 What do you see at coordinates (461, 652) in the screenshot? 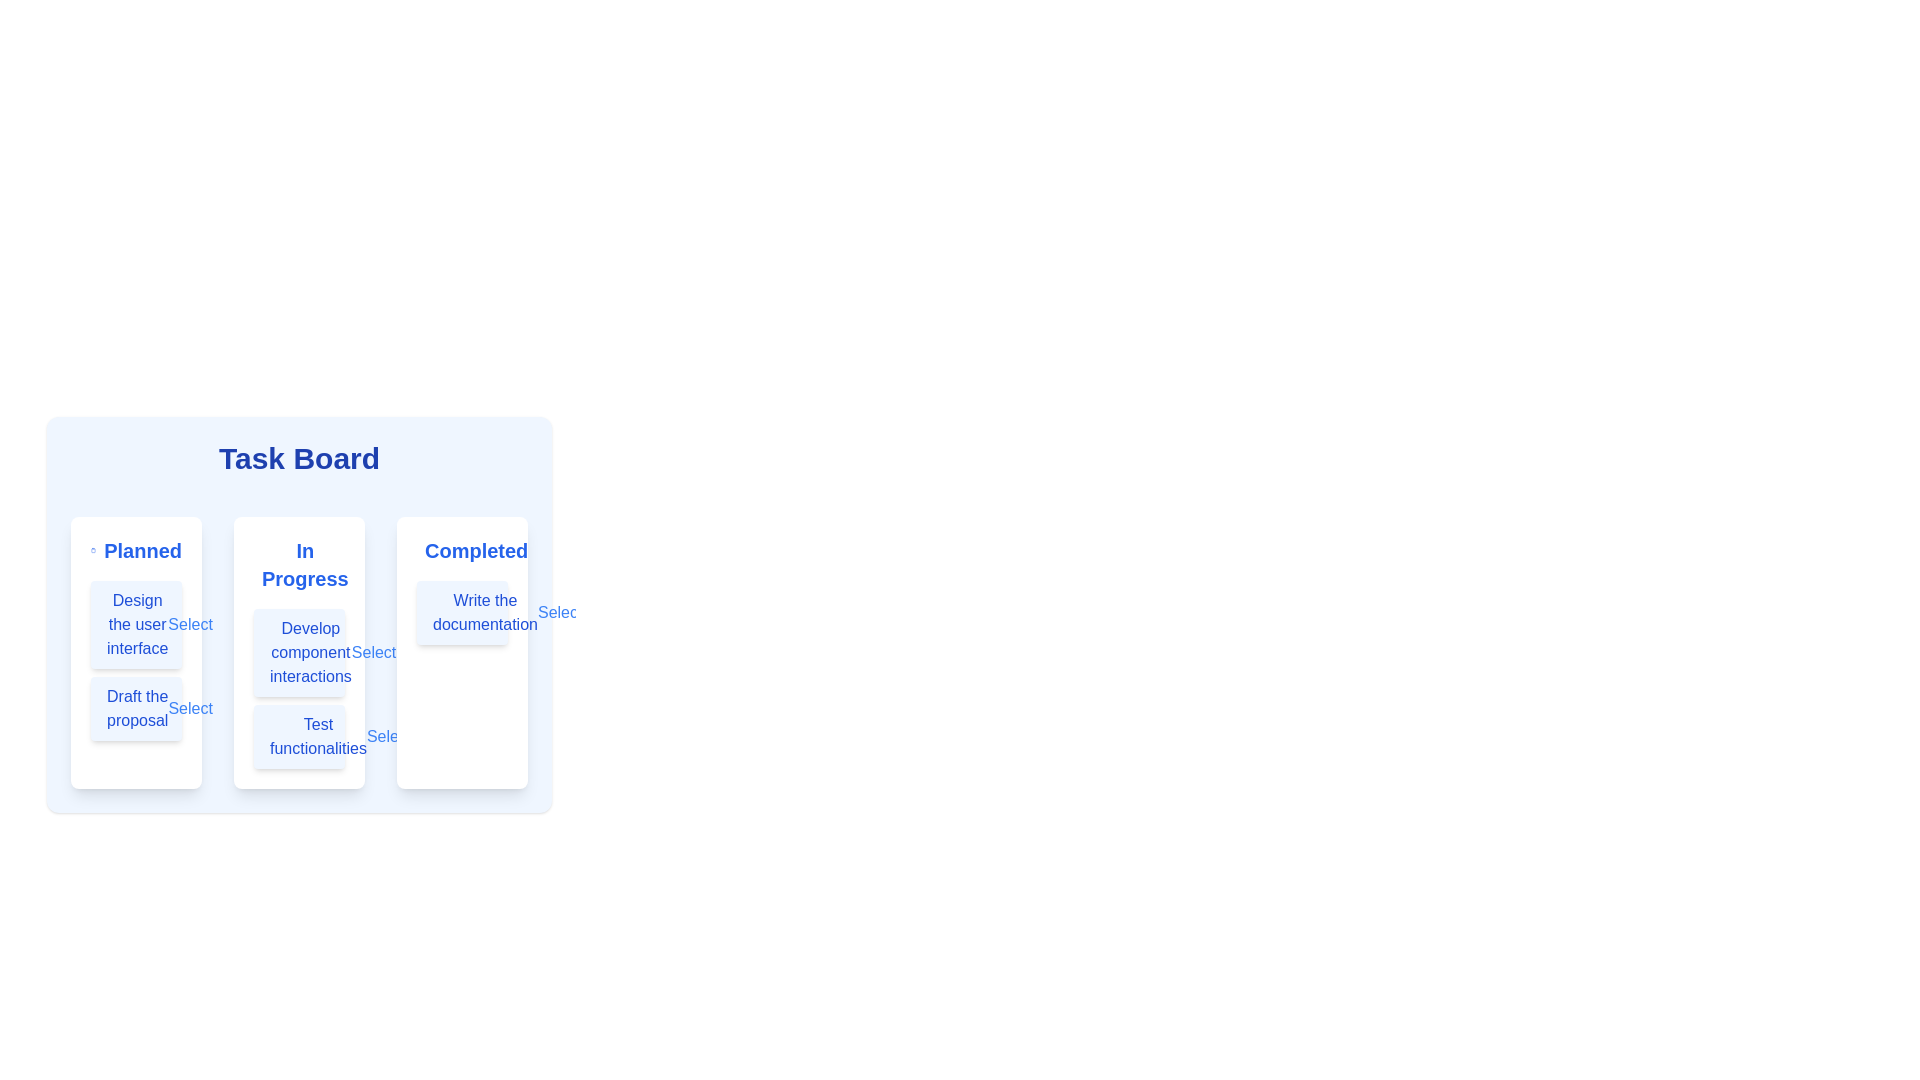
I see `the card component labeled 'Completed', which is the third card in a horizontal list under 'Task Board'` at bounding box center [461, 652].